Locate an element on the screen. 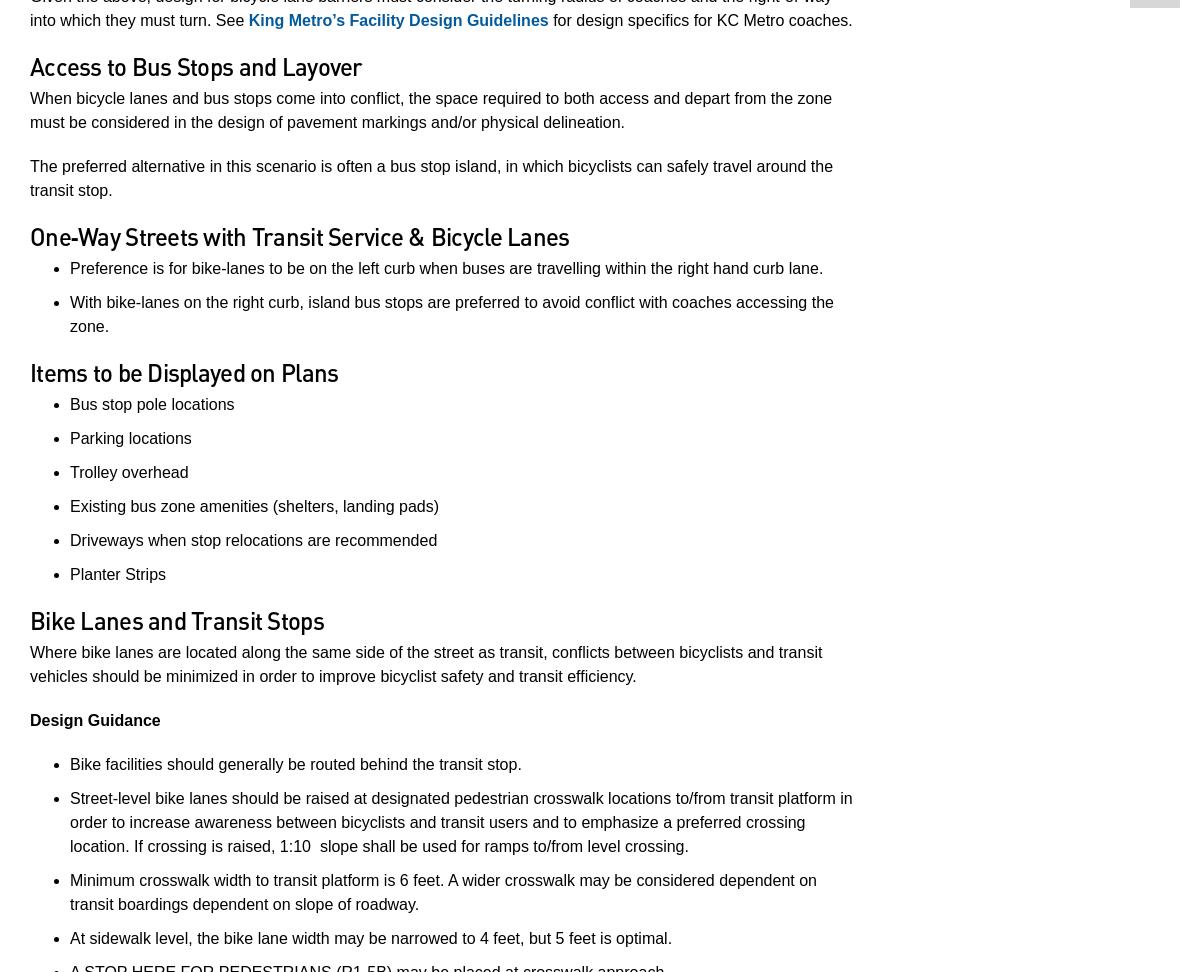 This screenshot has height=972, width=1200. 'Bus stop pole locations' is located at coordinates (69, 403).